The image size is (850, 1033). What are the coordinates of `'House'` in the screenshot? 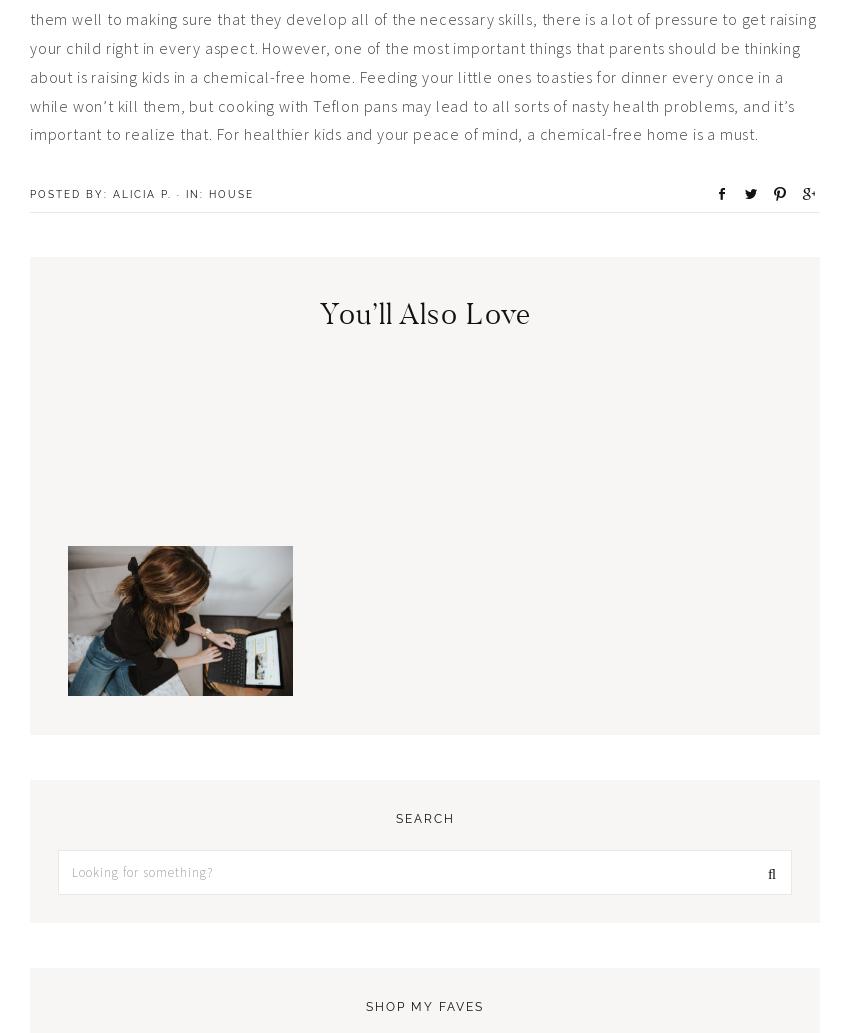 It's located at (231, 193).